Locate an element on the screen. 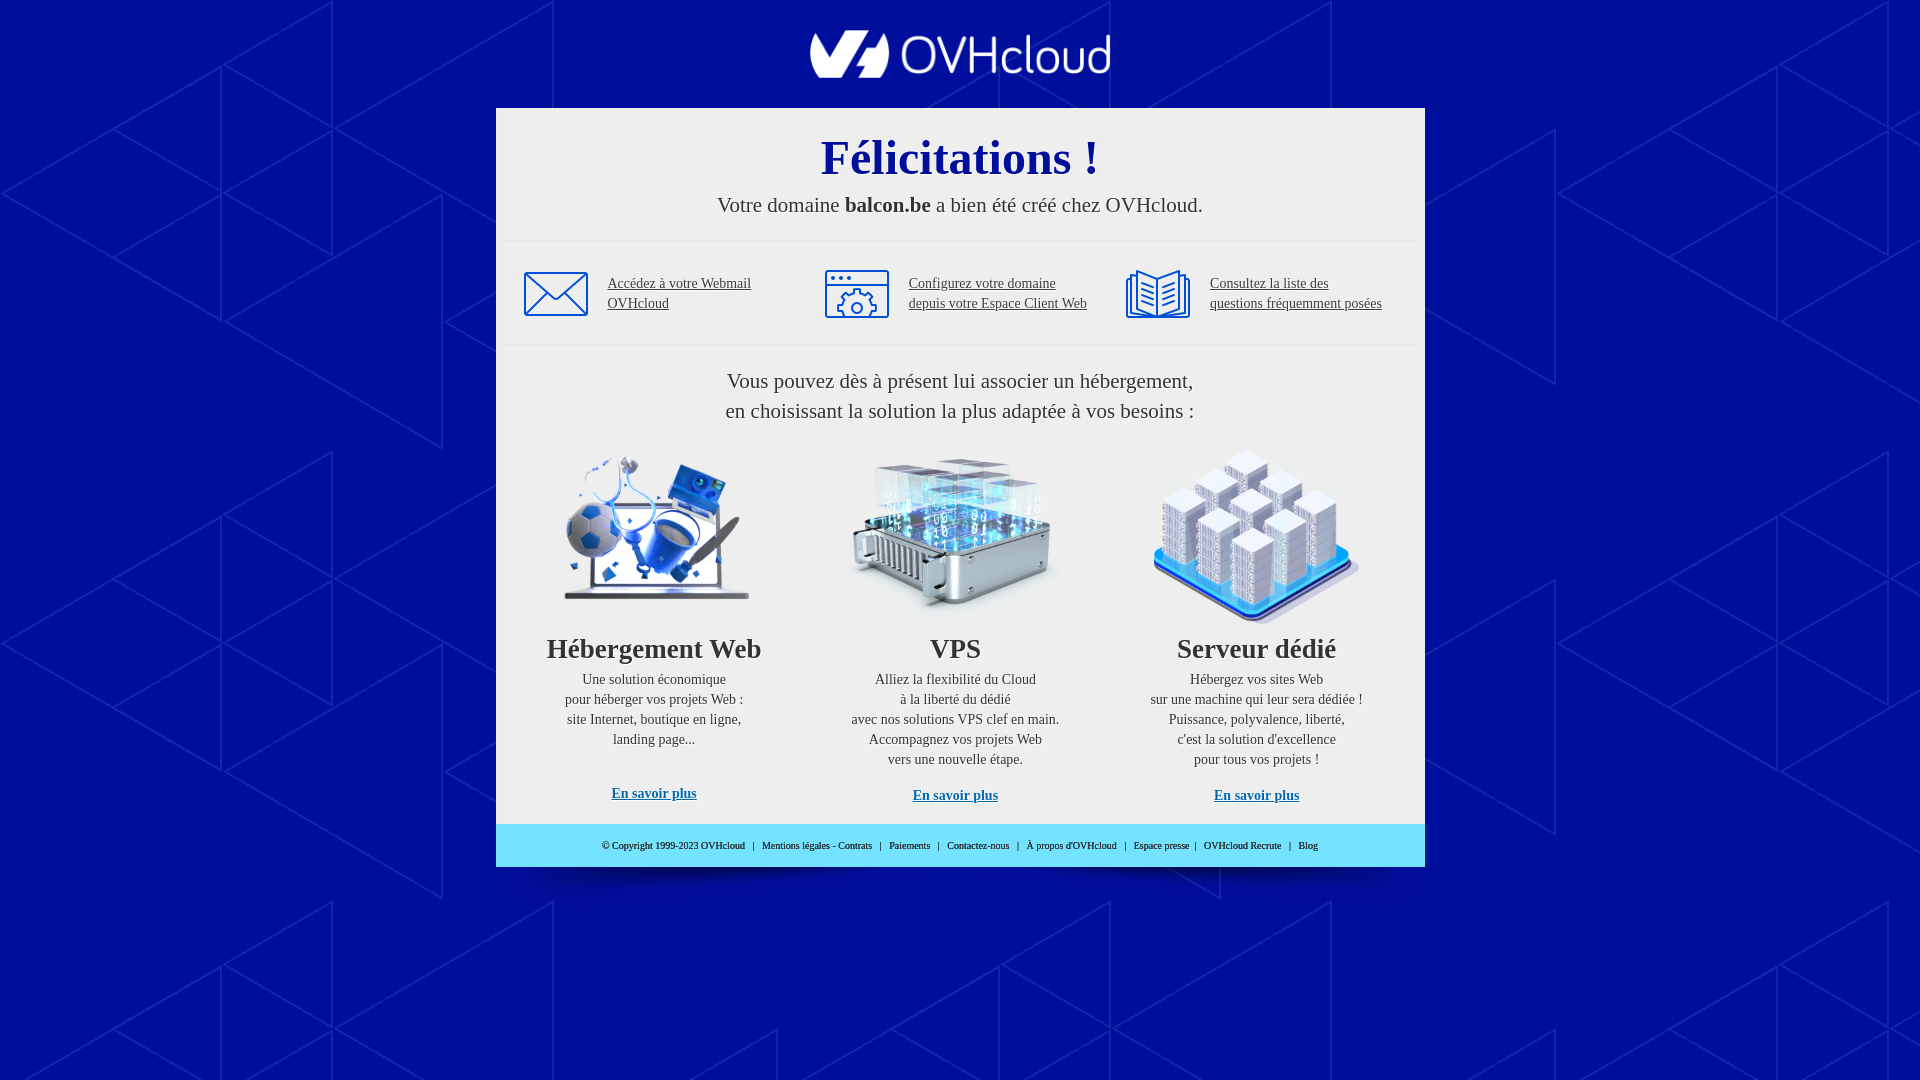  'Espace presse' is located at coordinates (1161, 845).